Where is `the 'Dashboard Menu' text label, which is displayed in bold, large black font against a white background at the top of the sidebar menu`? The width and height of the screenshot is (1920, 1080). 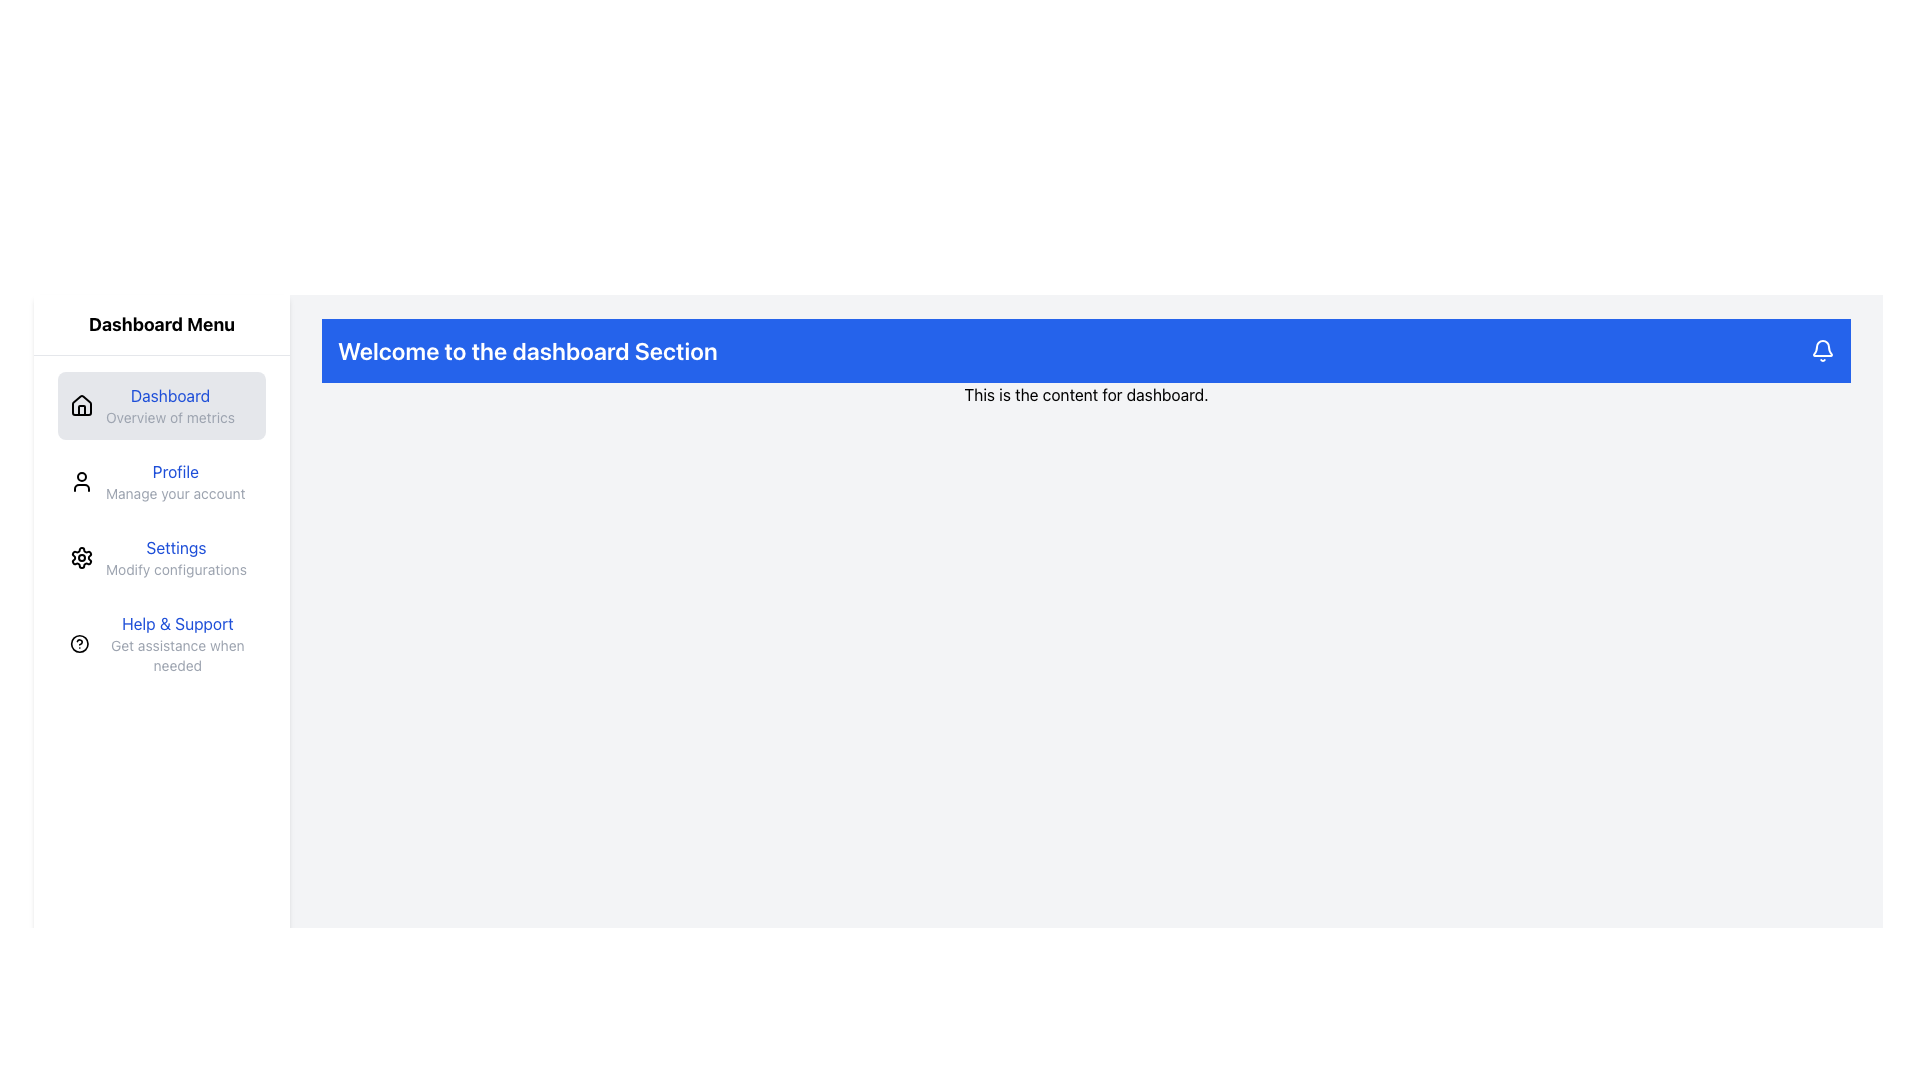
the 'Dashboard Menu' text label, which is displayed in bold, large black font against a white background at the top of the sidebar menu is located at coordinates (162, 324).